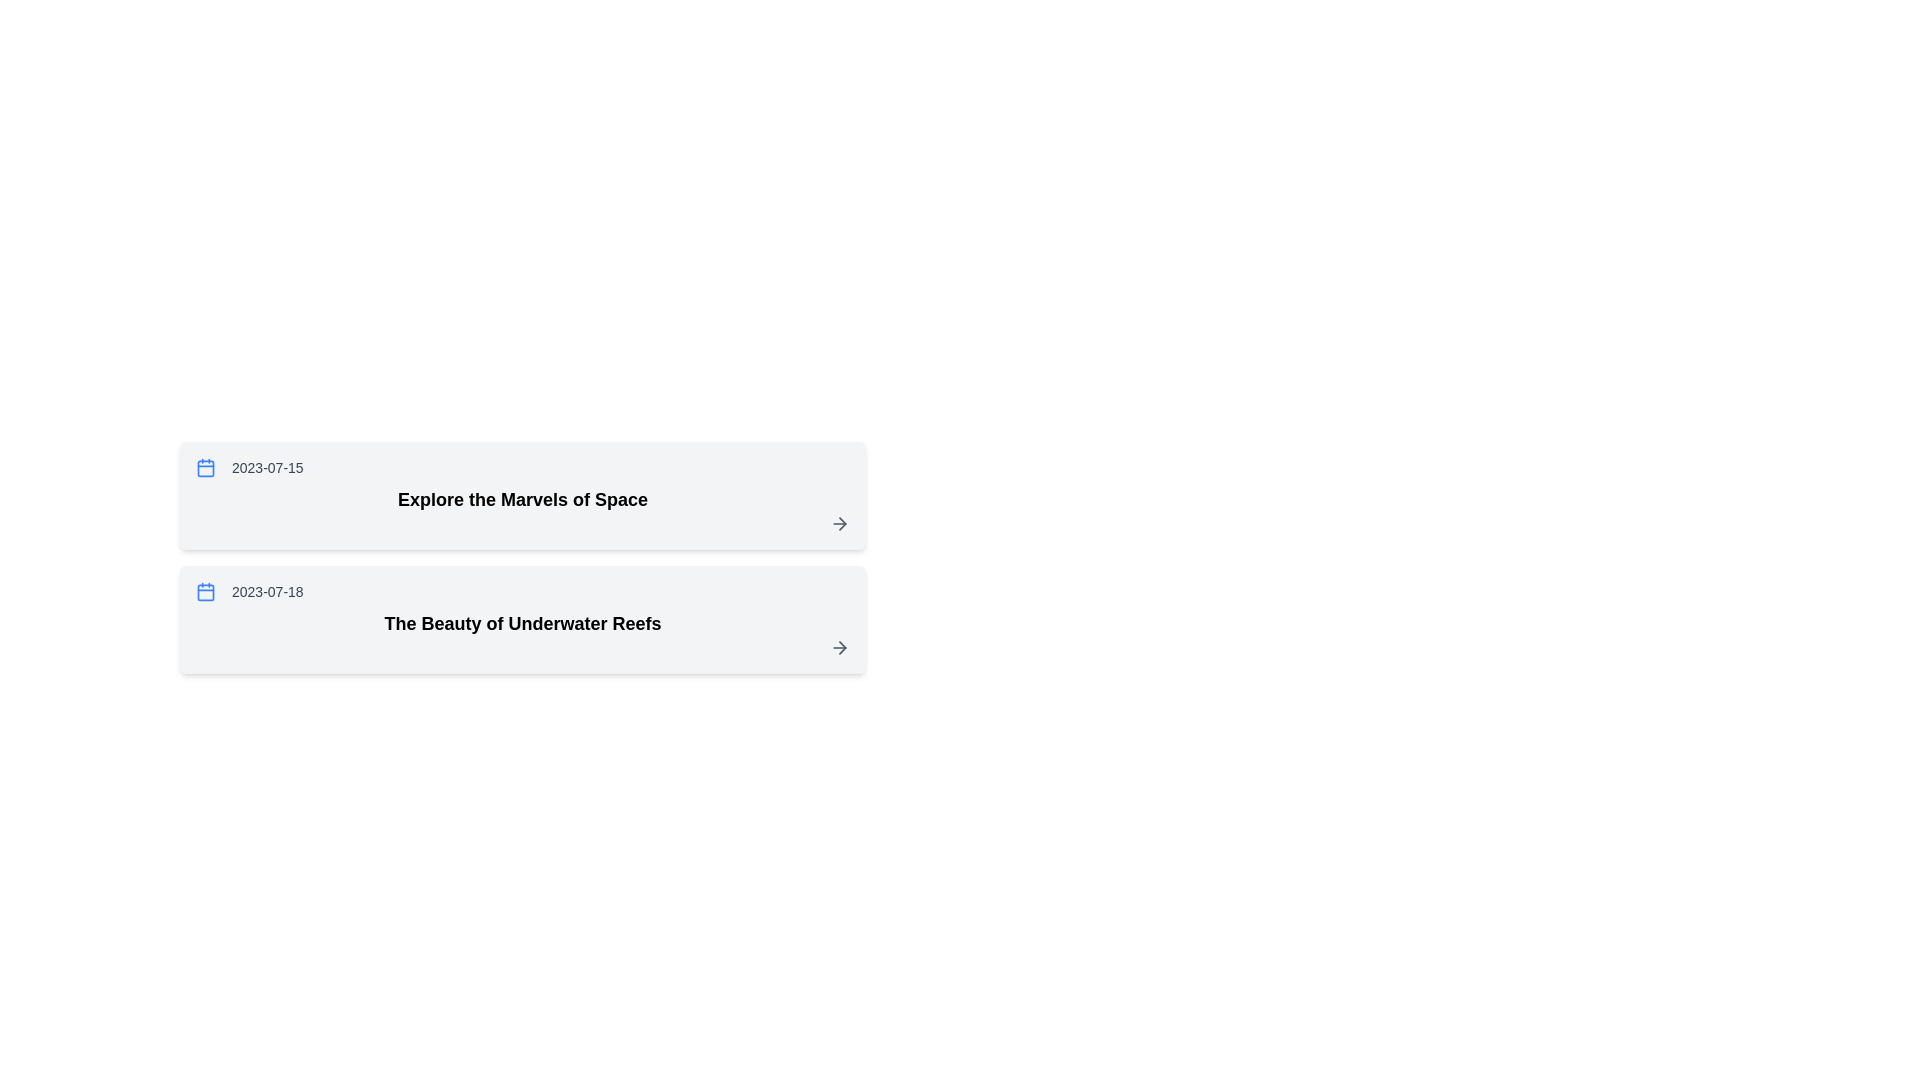  What do you see at coordinates (523, 499) in the screenshot?
I see `text content of the Text Block displaying 'Explore the Marvels of Space', which is styled prominently and located below the date label '2023-07-15'` at bounding box center [523, 499].